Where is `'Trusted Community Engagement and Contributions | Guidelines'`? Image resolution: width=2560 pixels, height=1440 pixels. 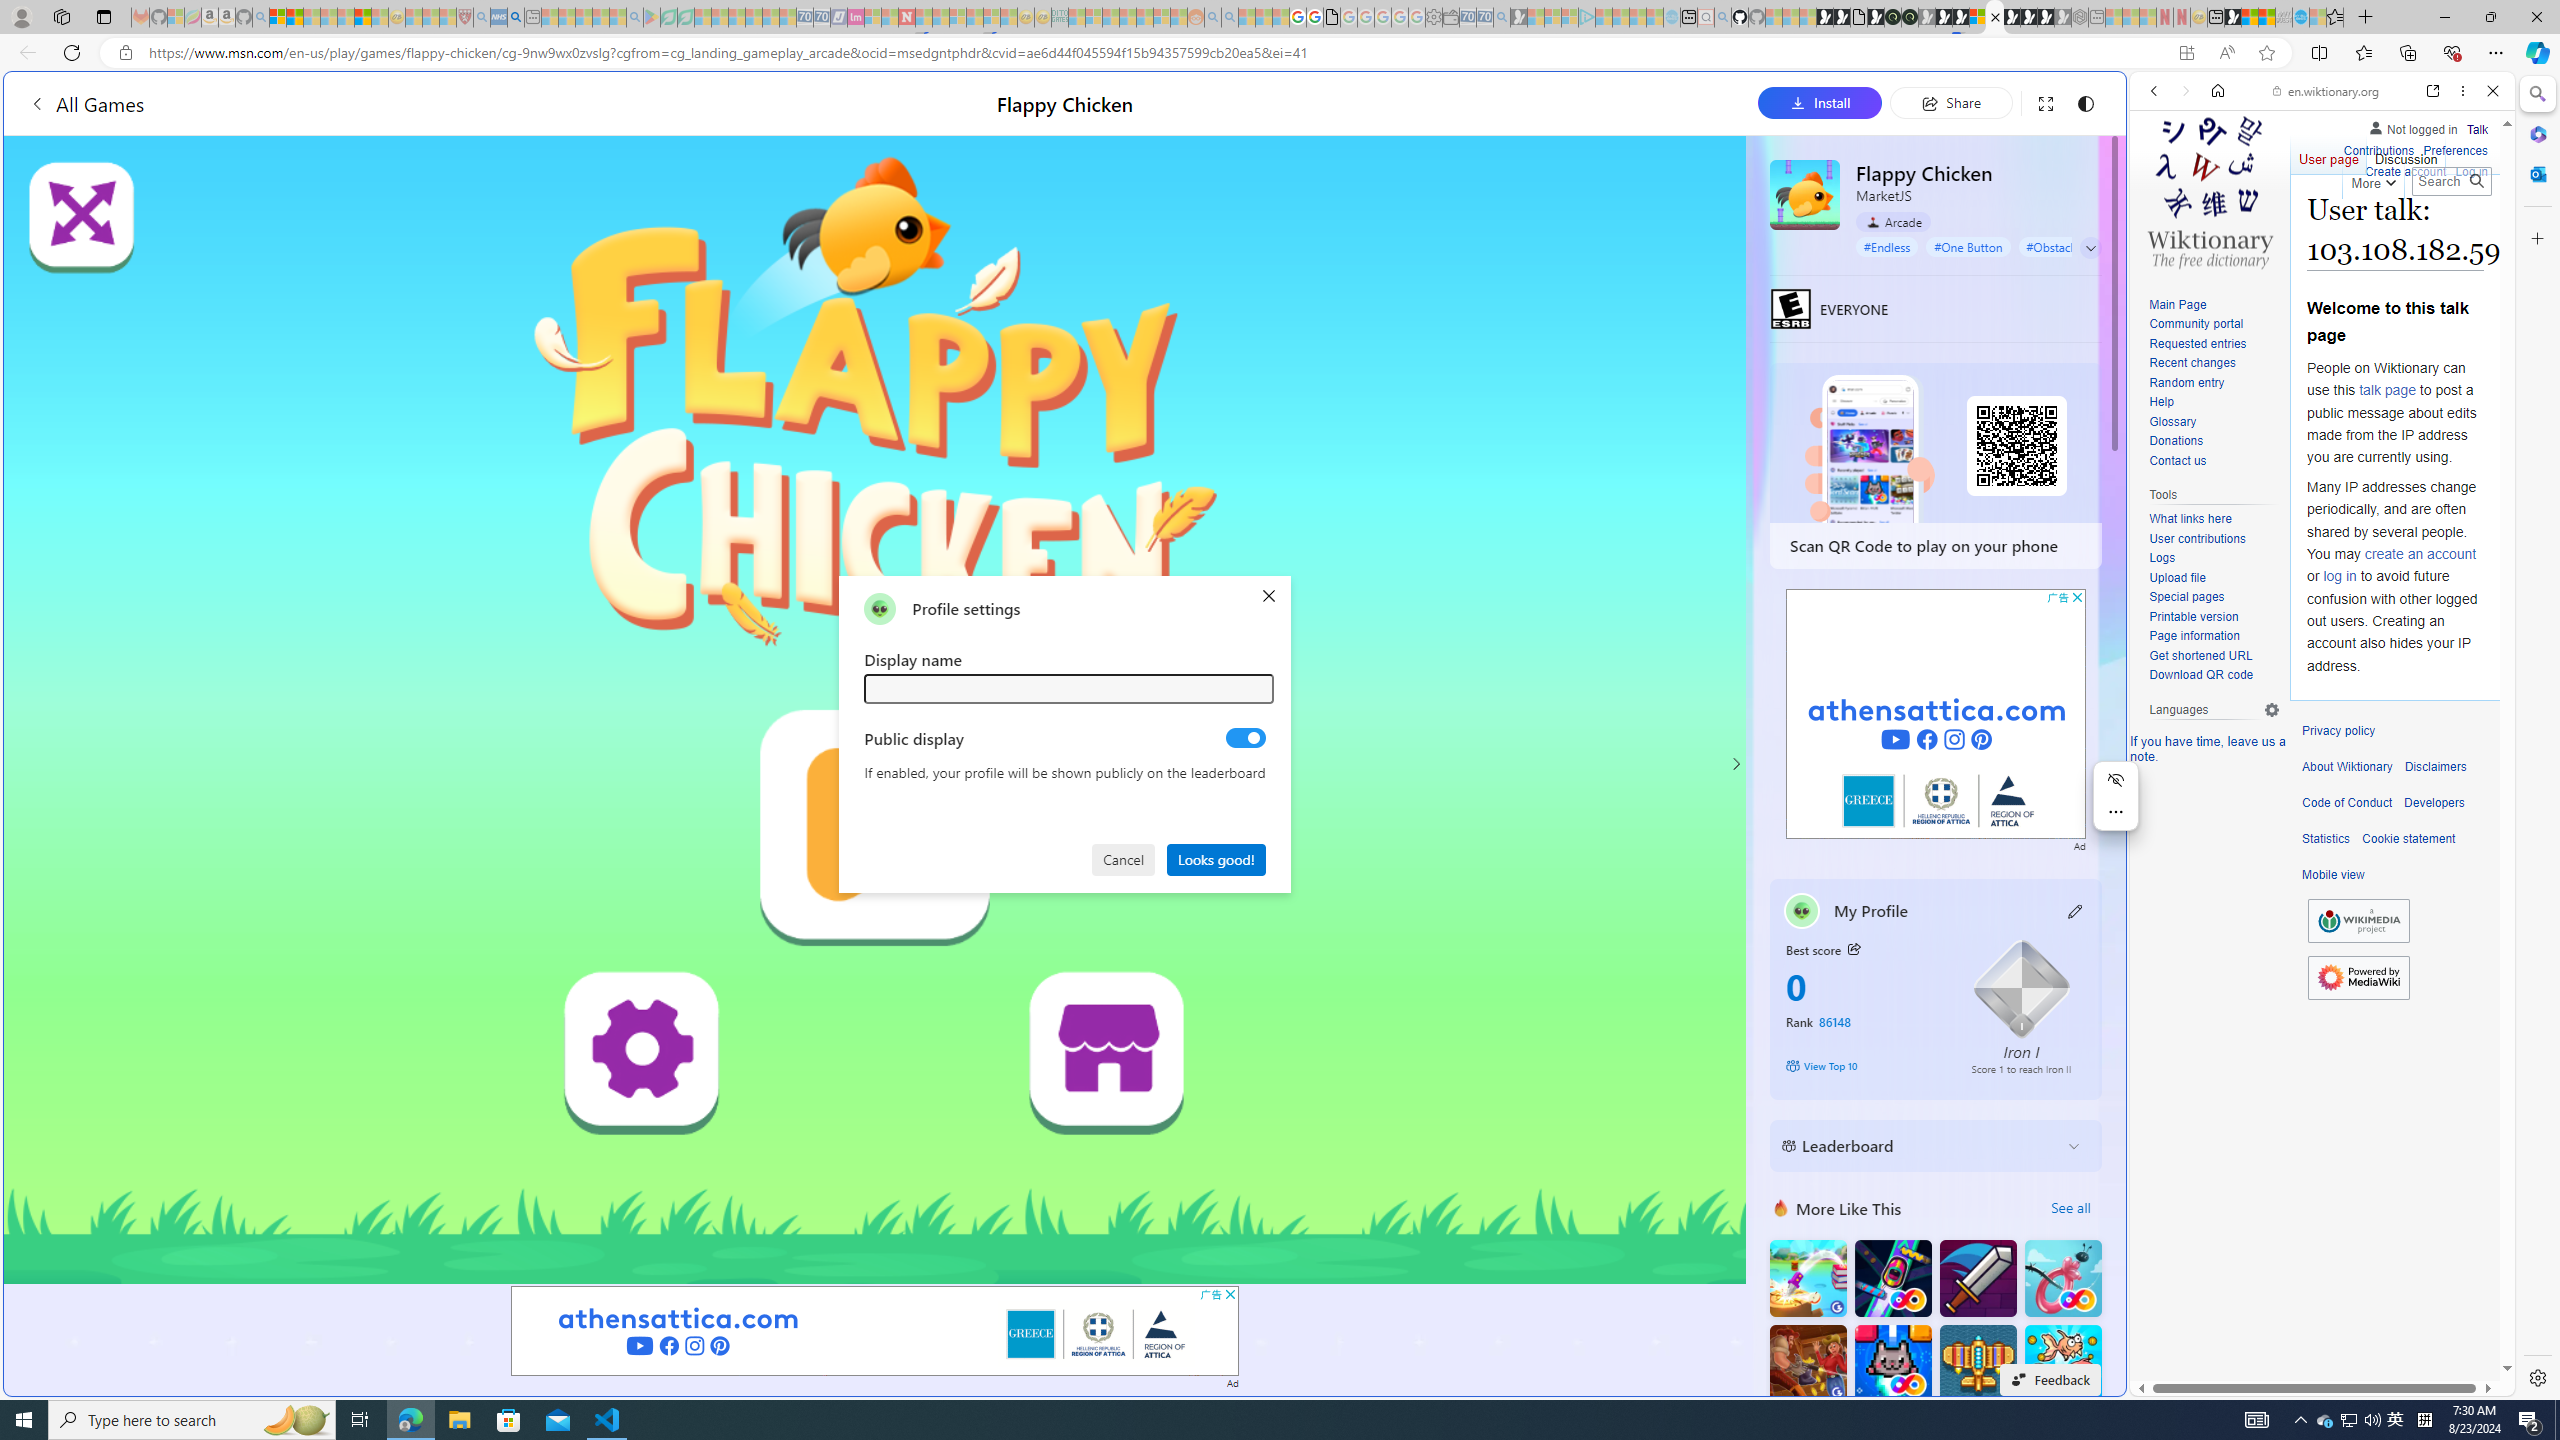
'Trusted Community Engagement and Contributions | Guidelines' is located at coordinates (924, 16).